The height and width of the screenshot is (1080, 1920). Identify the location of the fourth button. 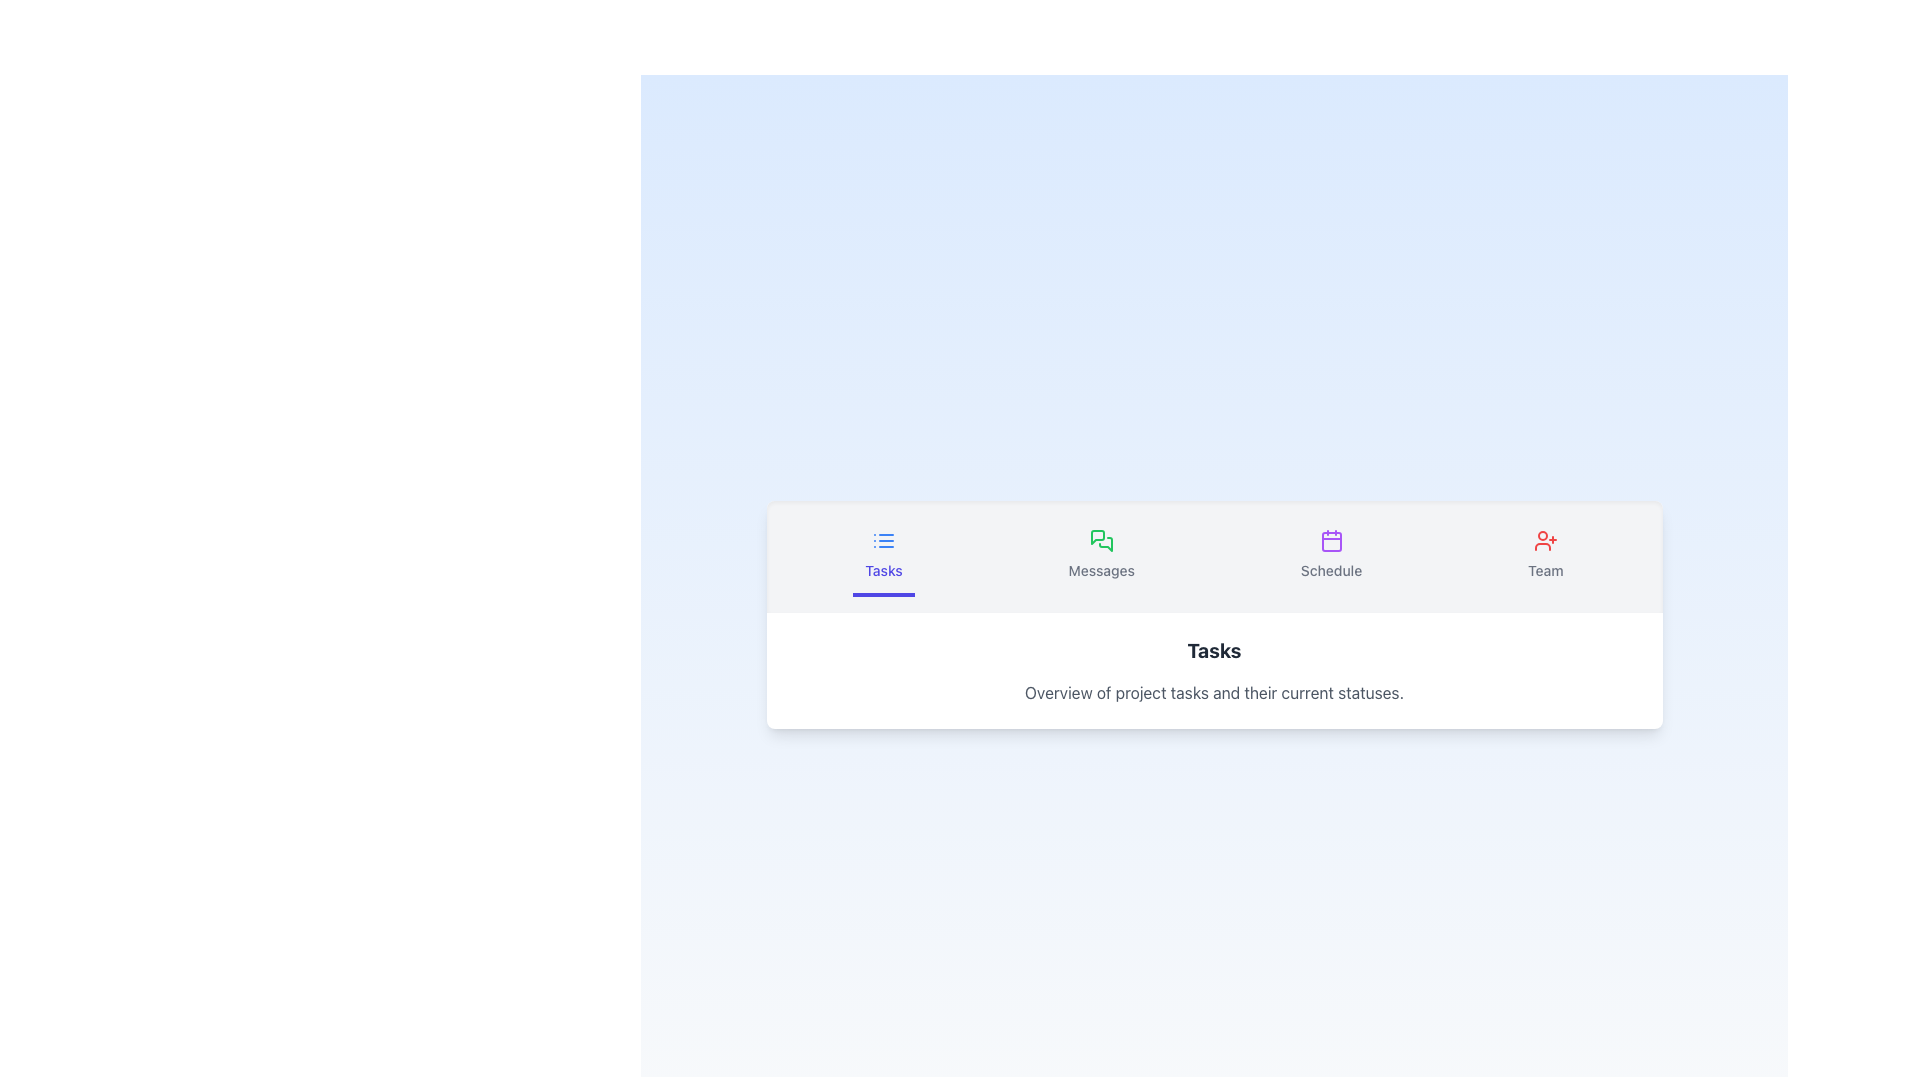
(1544, 556).